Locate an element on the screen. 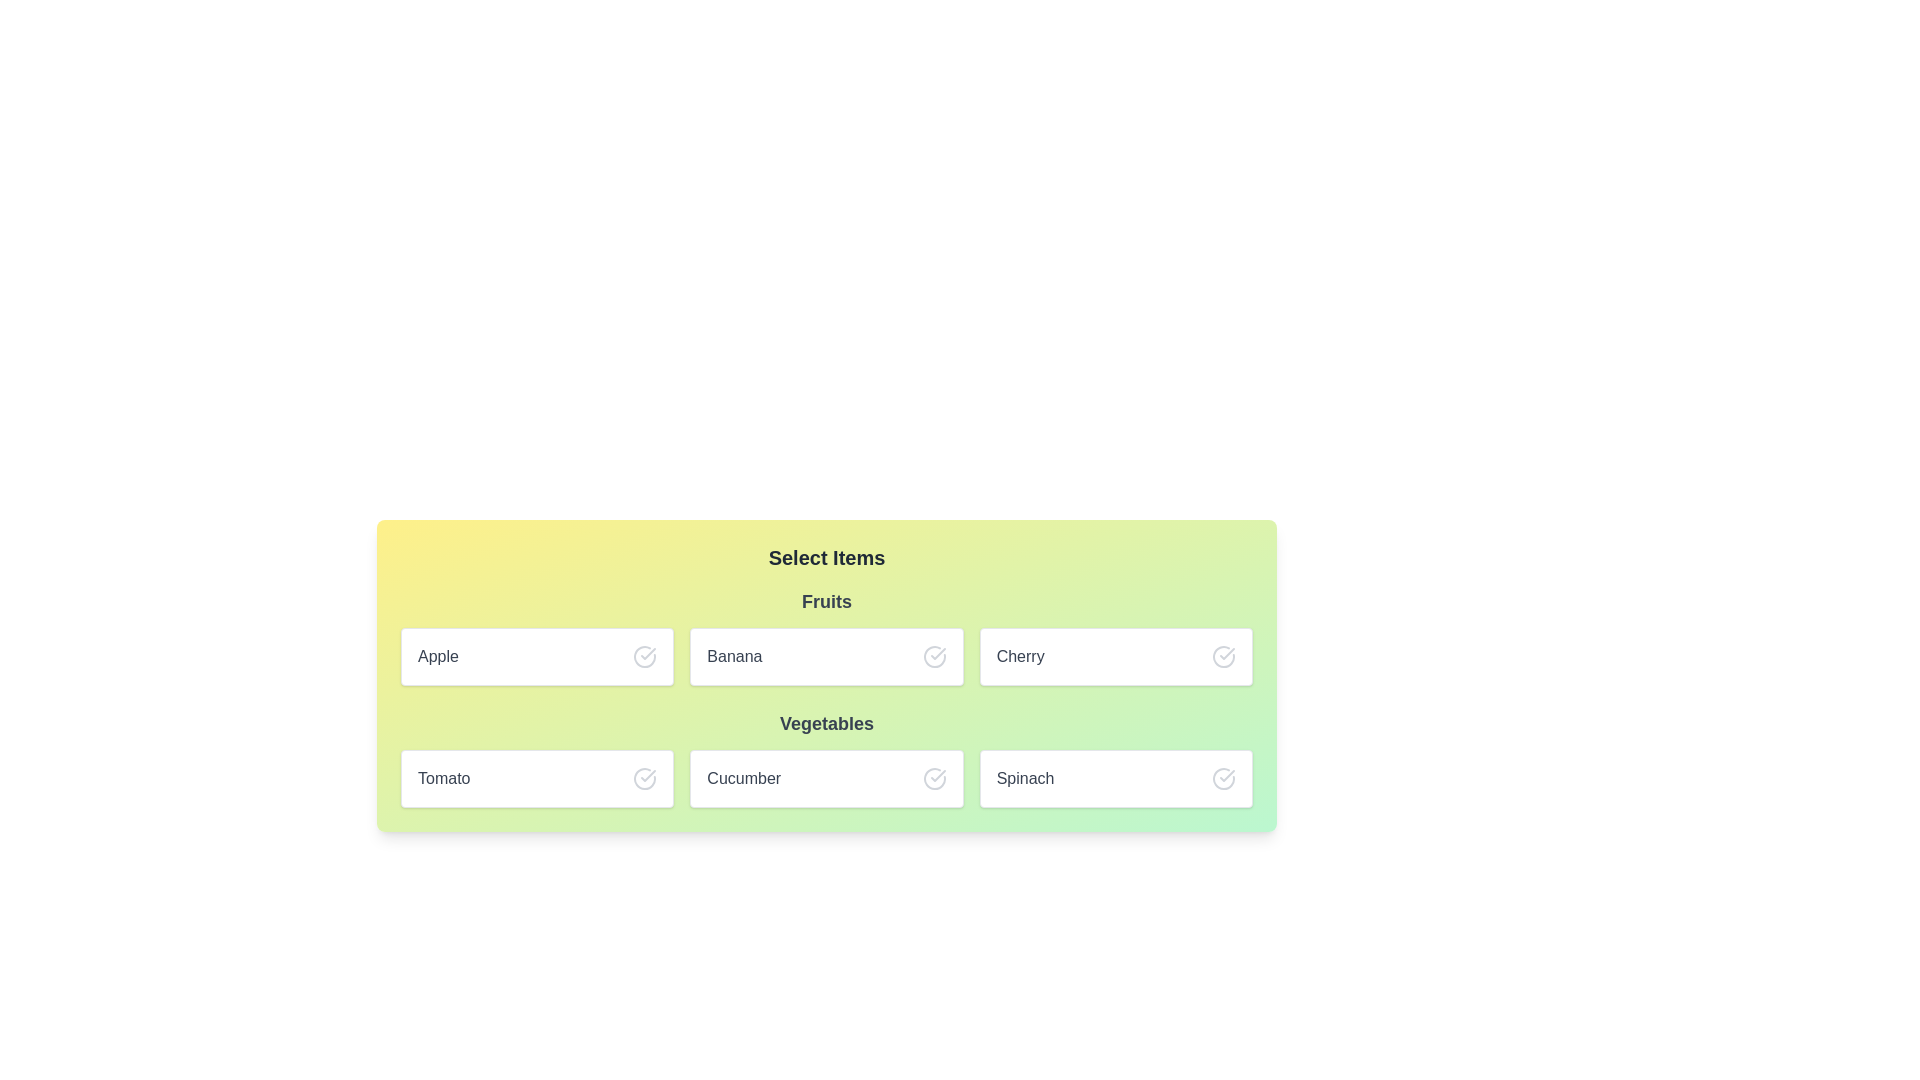 The width and height of the screenshot is (1920, 1080). text element displaying 'Apple', styled in gray color and medium font weight, located in the upper-left card of the grid layout in the 'Fruits' section is located at coordinates (437, 656).